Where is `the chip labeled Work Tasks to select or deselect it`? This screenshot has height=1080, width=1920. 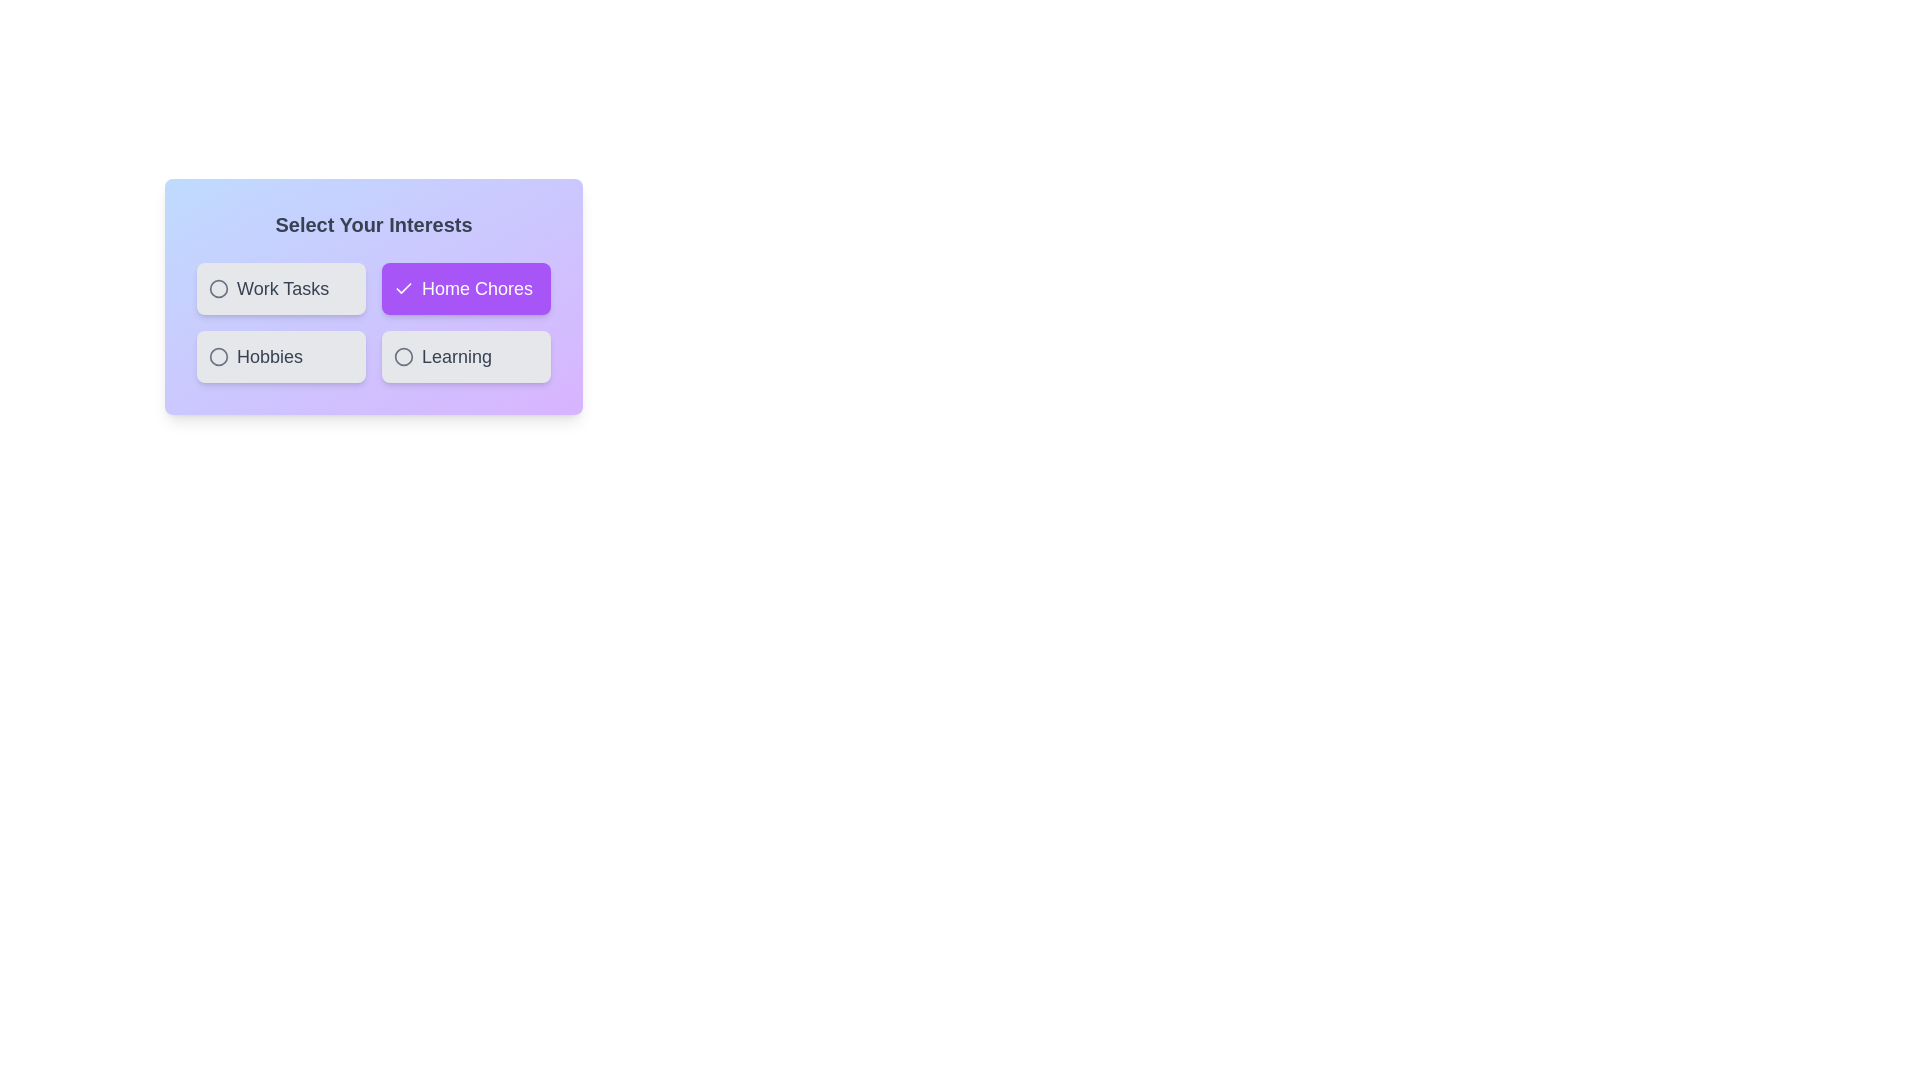 the chip labeled Work Tasks to select or deselect it is located at coordinates (280, 289).